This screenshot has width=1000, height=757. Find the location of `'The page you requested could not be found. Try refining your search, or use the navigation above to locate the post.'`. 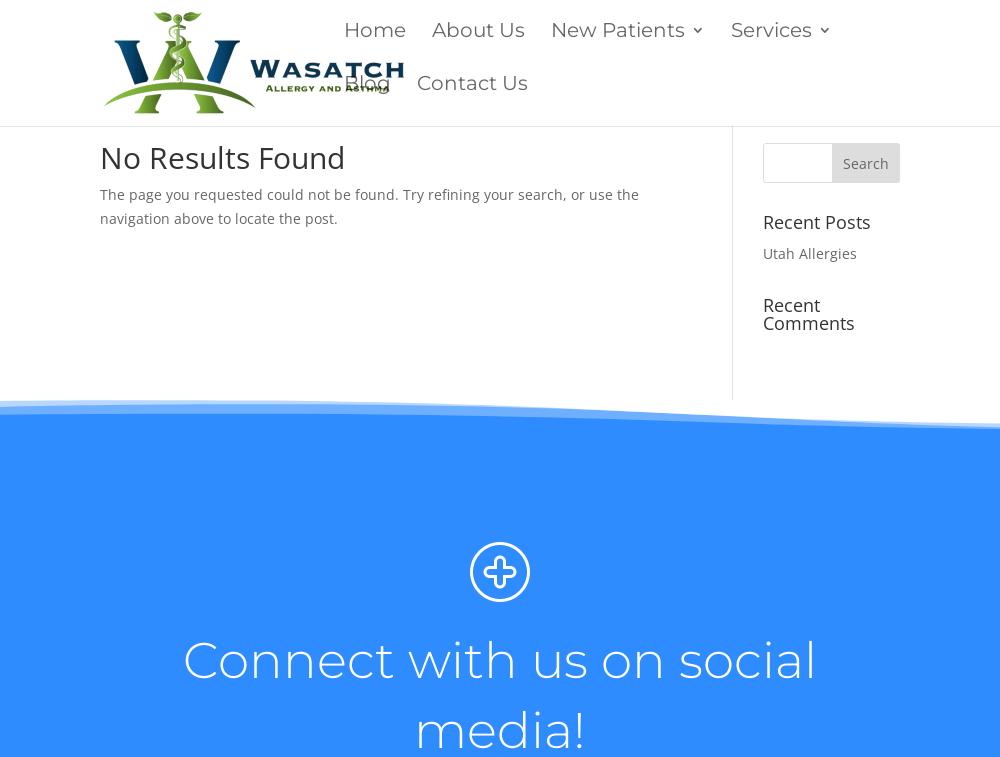

'The page you requested could not be found. Try refining your search, or use the navigation above to locate the post.' is located at coordinates (368, 204).